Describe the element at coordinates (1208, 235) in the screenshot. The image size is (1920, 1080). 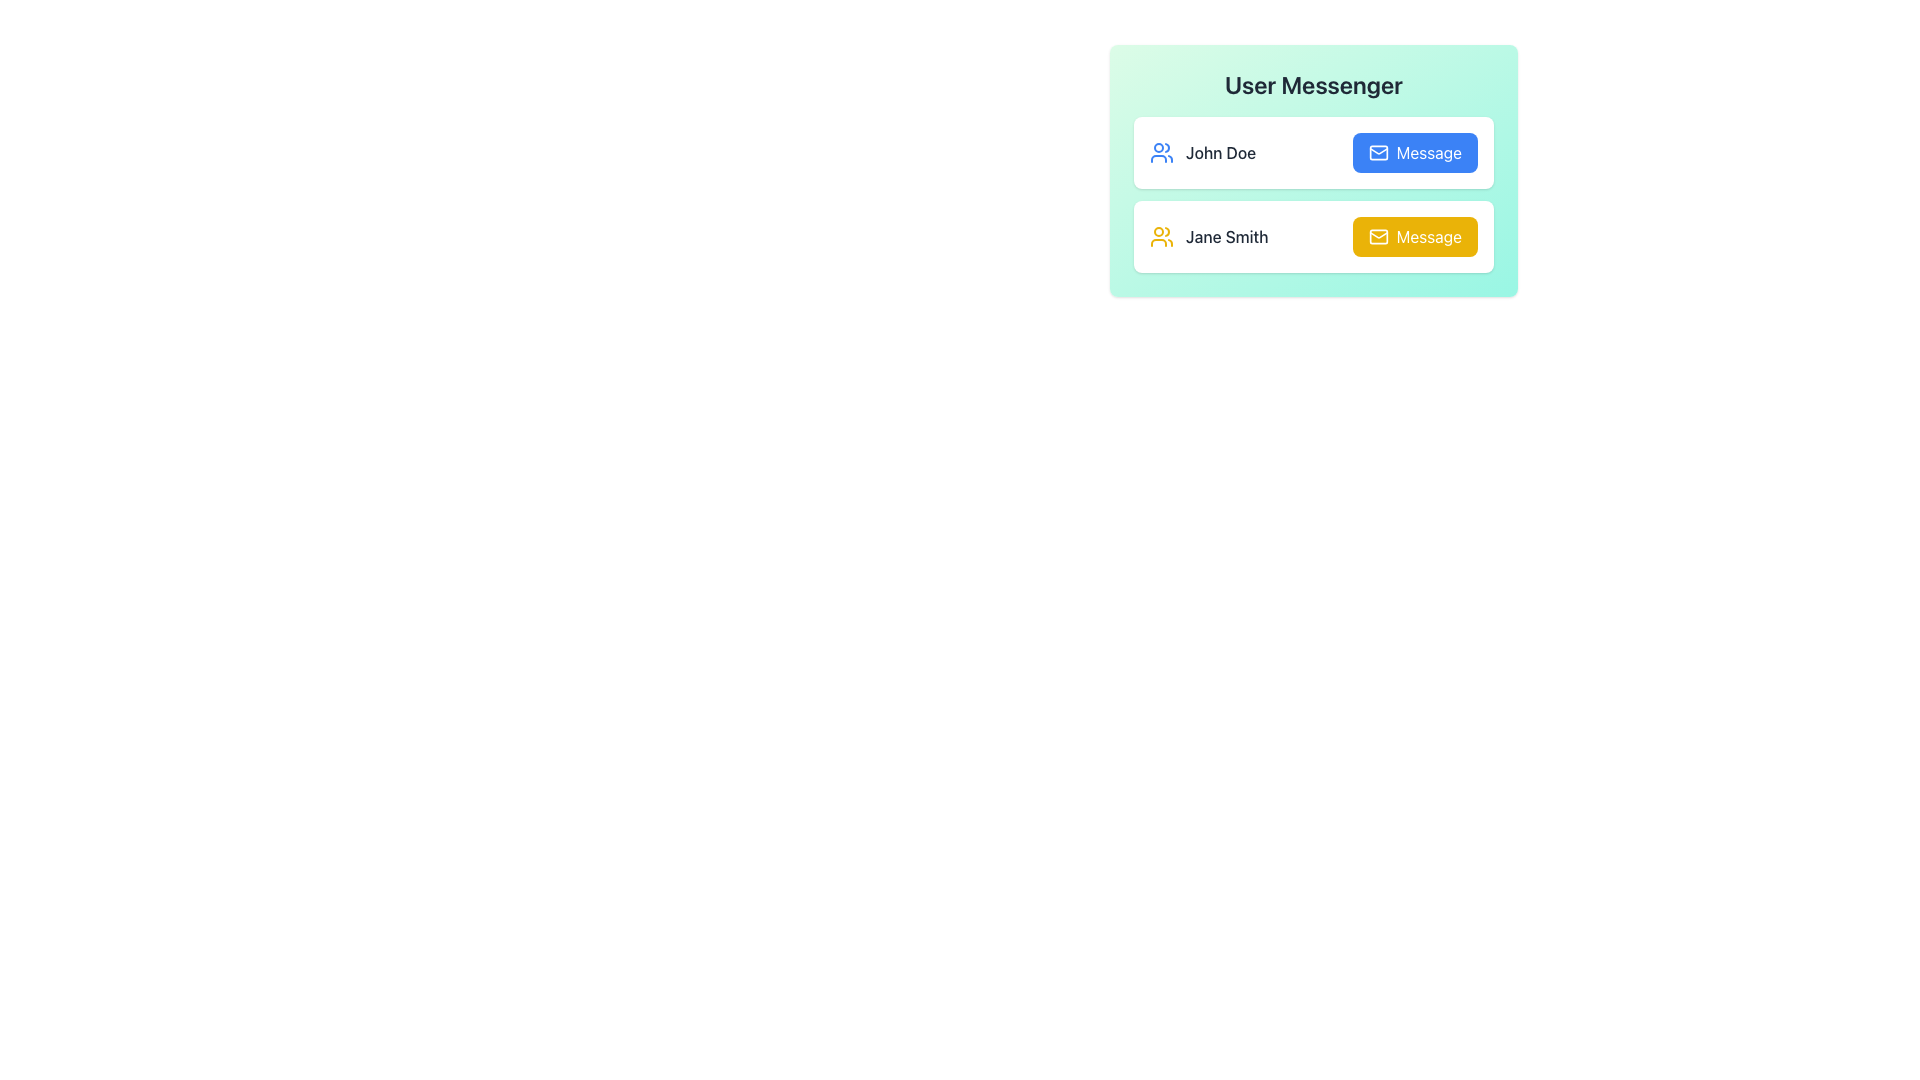
I see `the 'Jane Smith' text label with the yellow user icon` at that location.